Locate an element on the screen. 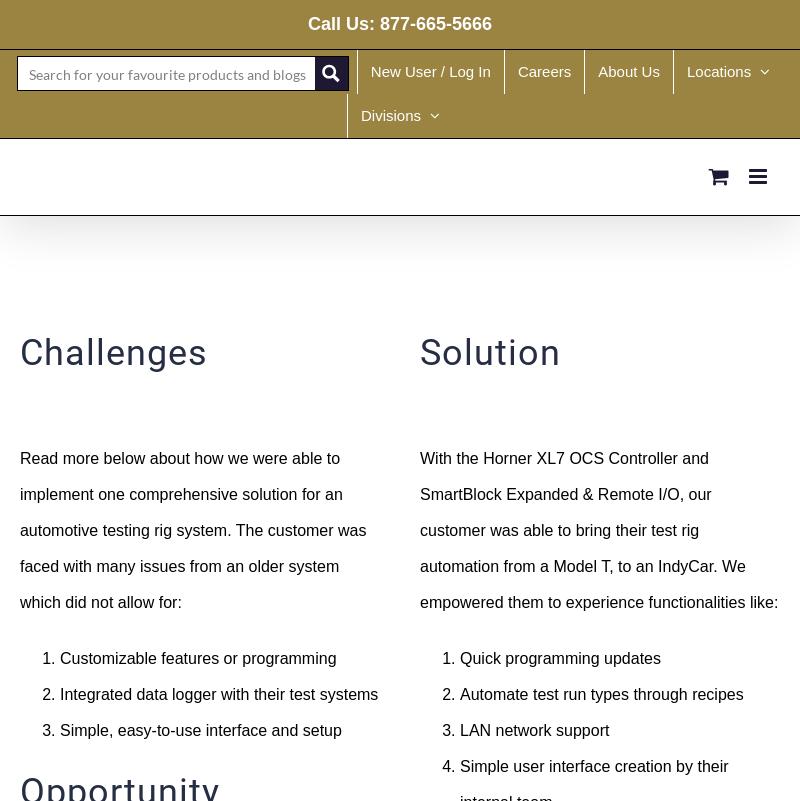 Image resolution: width=800 pixels, height=801 pixels. 'Challenges' is located at coordinates (111, 351).